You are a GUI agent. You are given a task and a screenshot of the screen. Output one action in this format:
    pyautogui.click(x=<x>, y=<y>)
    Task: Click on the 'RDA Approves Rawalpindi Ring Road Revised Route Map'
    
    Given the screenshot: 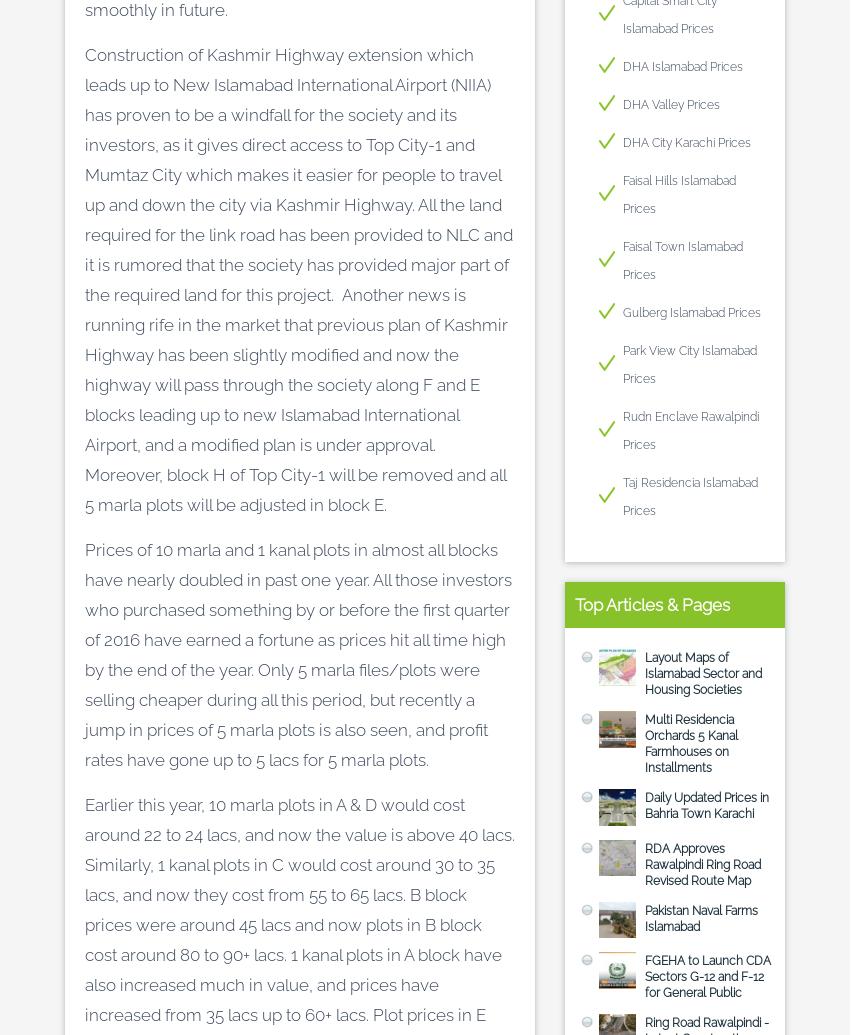 What is the action you would take?
    pyautogui.click(x=702, y=863)
    